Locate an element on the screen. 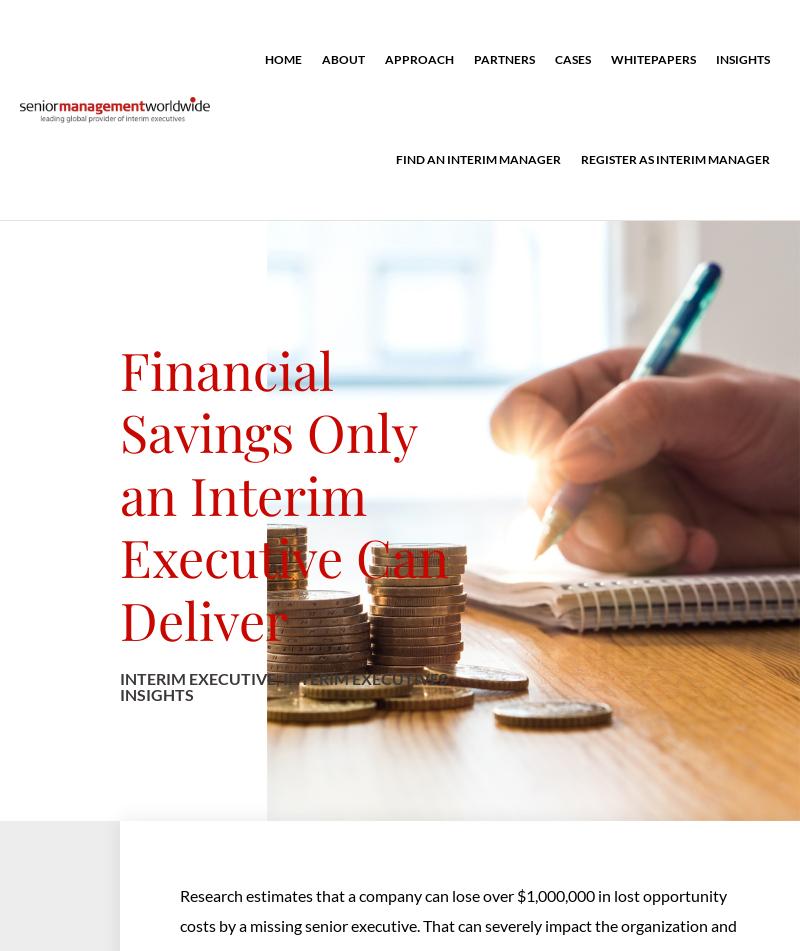 The image size is (800, 951). 'Cases' is located at coordinates (572, 59).